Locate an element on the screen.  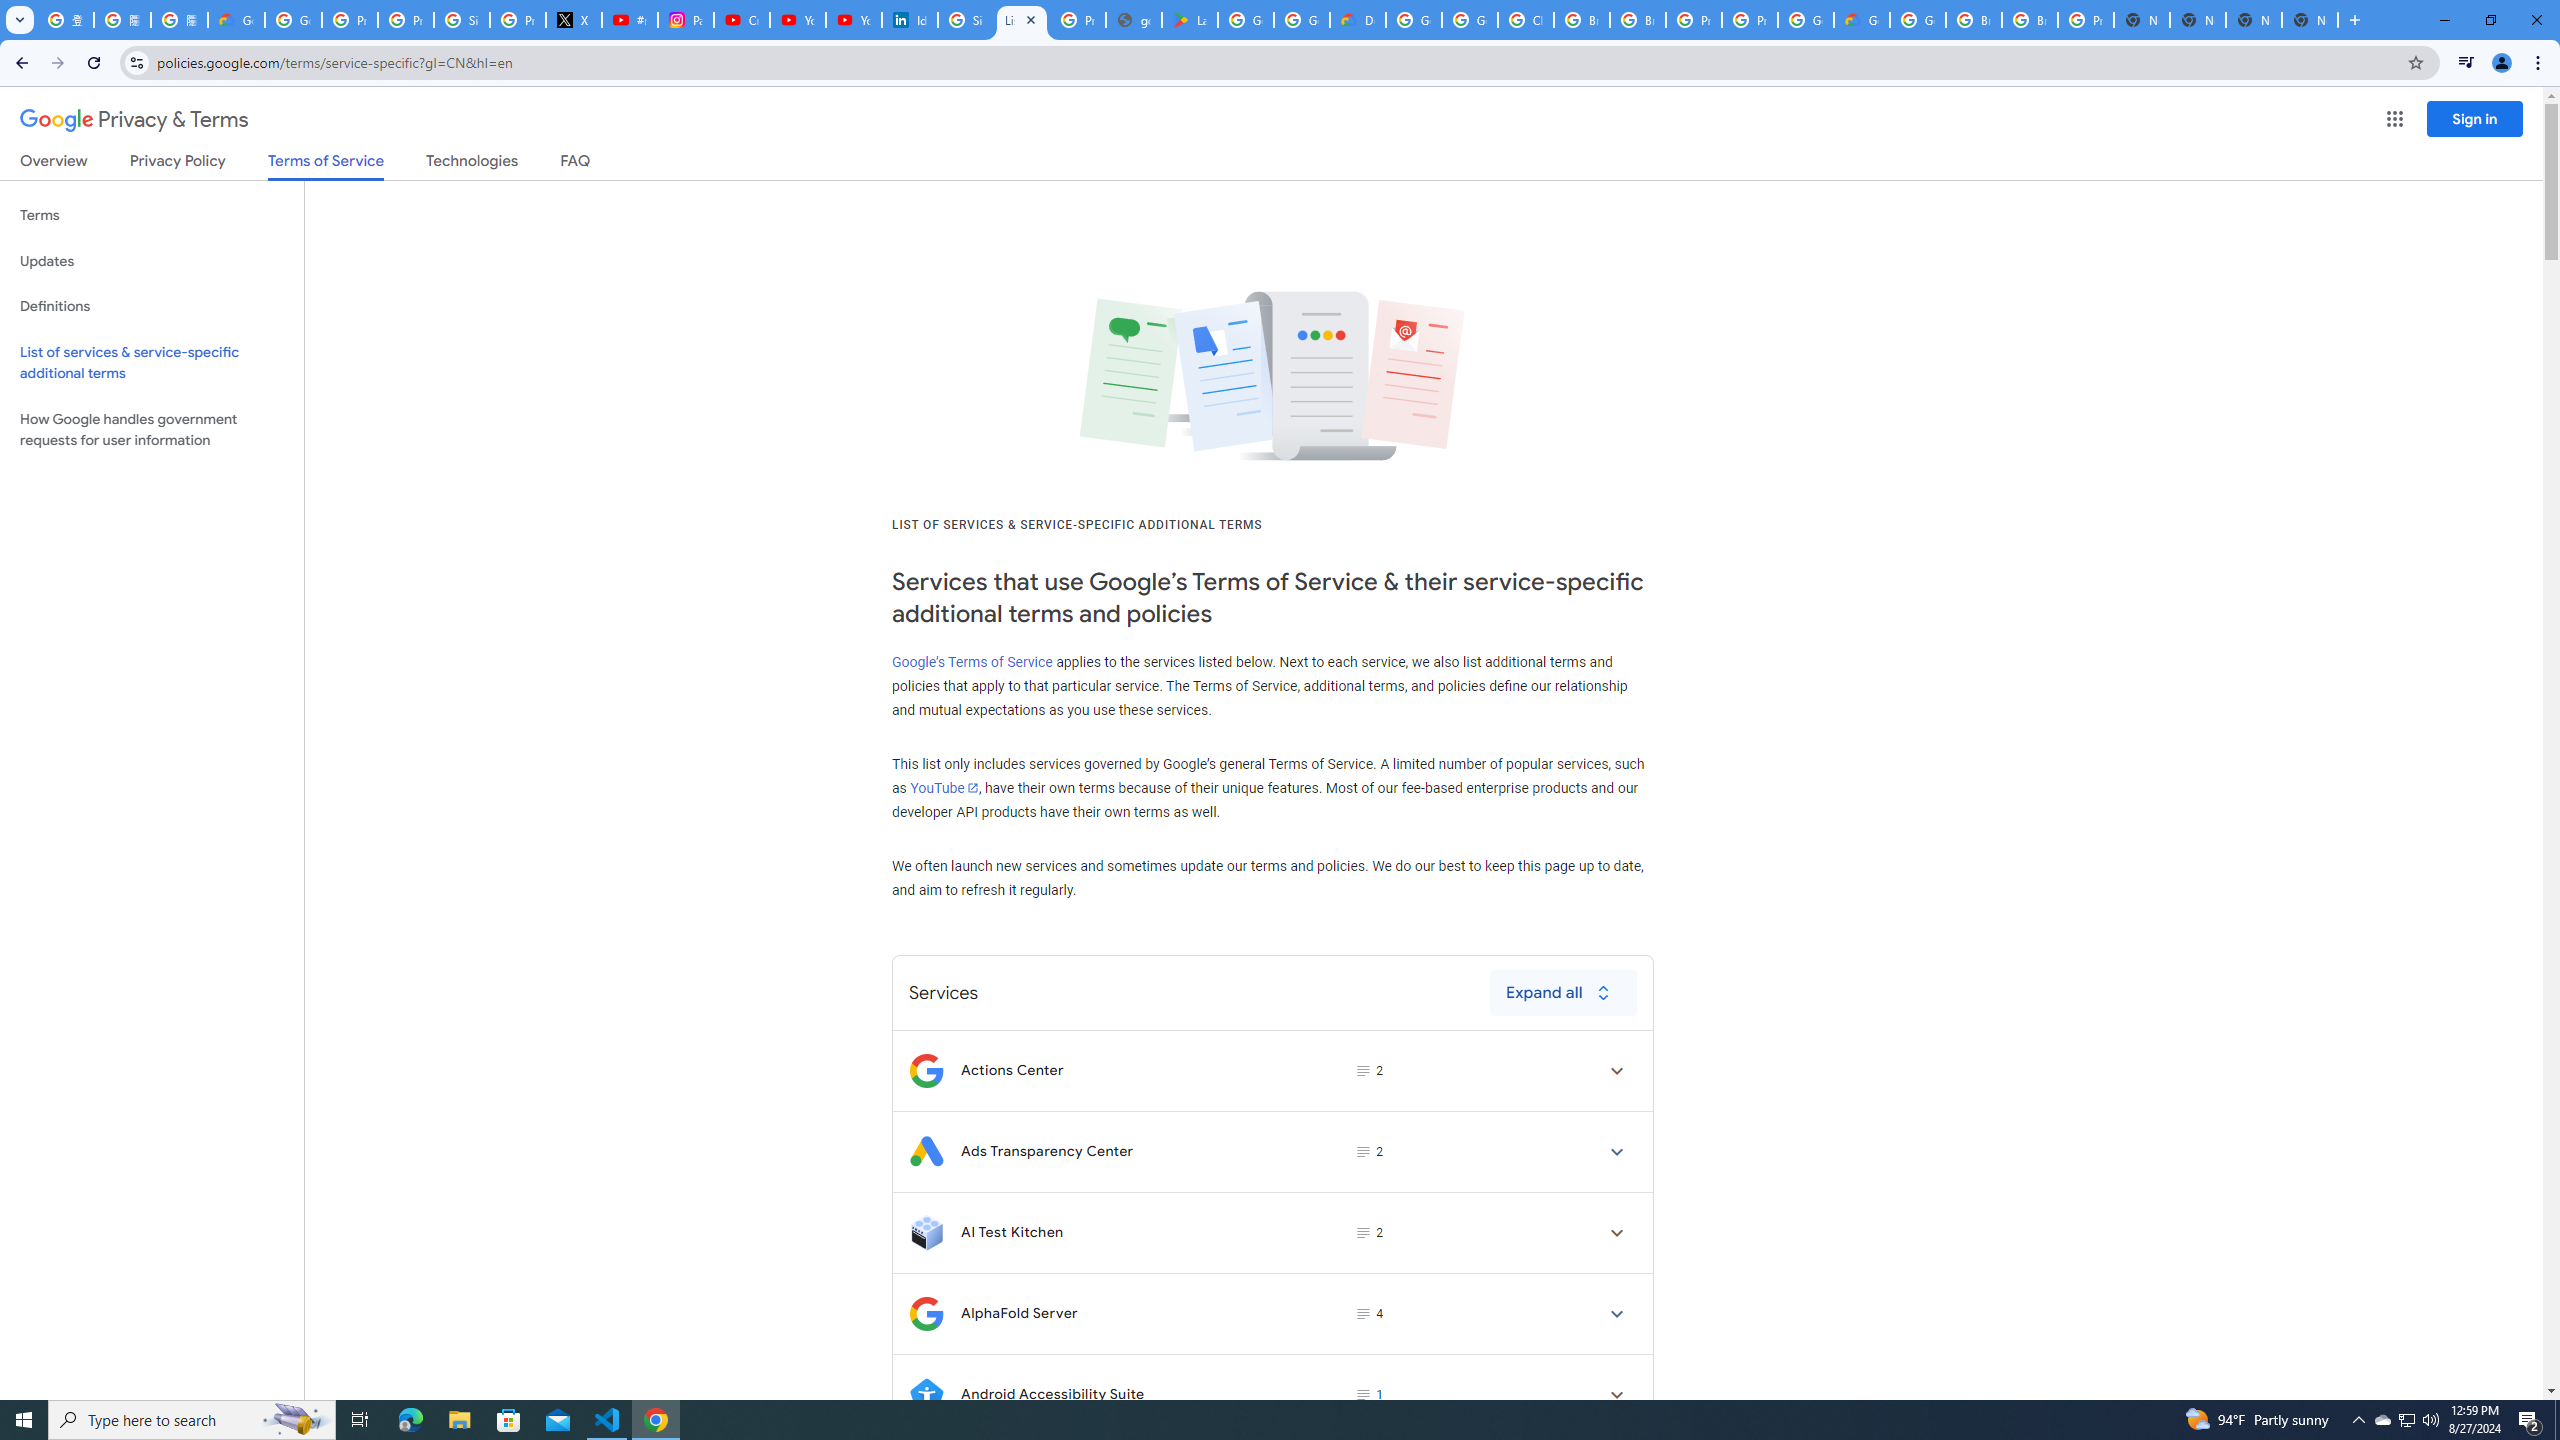
'Privacy Help Center - Policies Help' is located at coordinates (404, 19).